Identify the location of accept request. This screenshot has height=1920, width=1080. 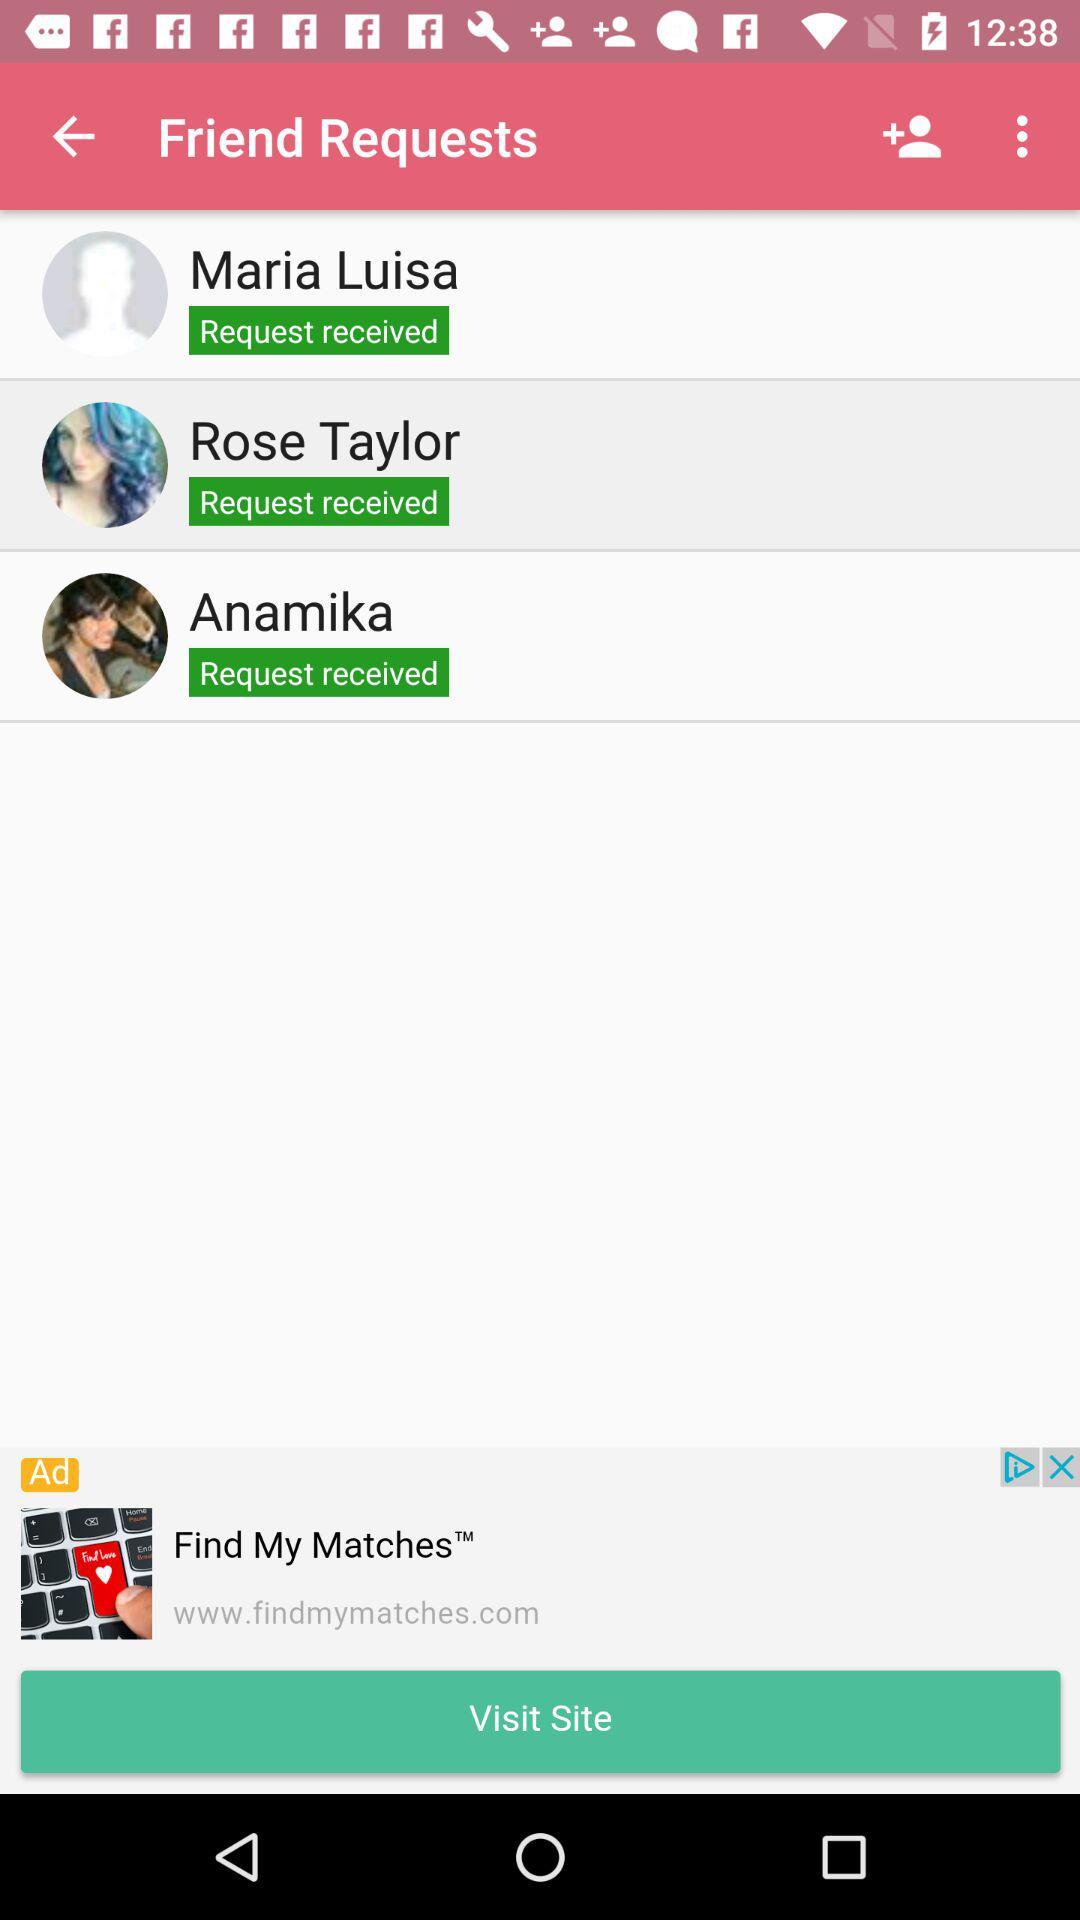
(104, 292).